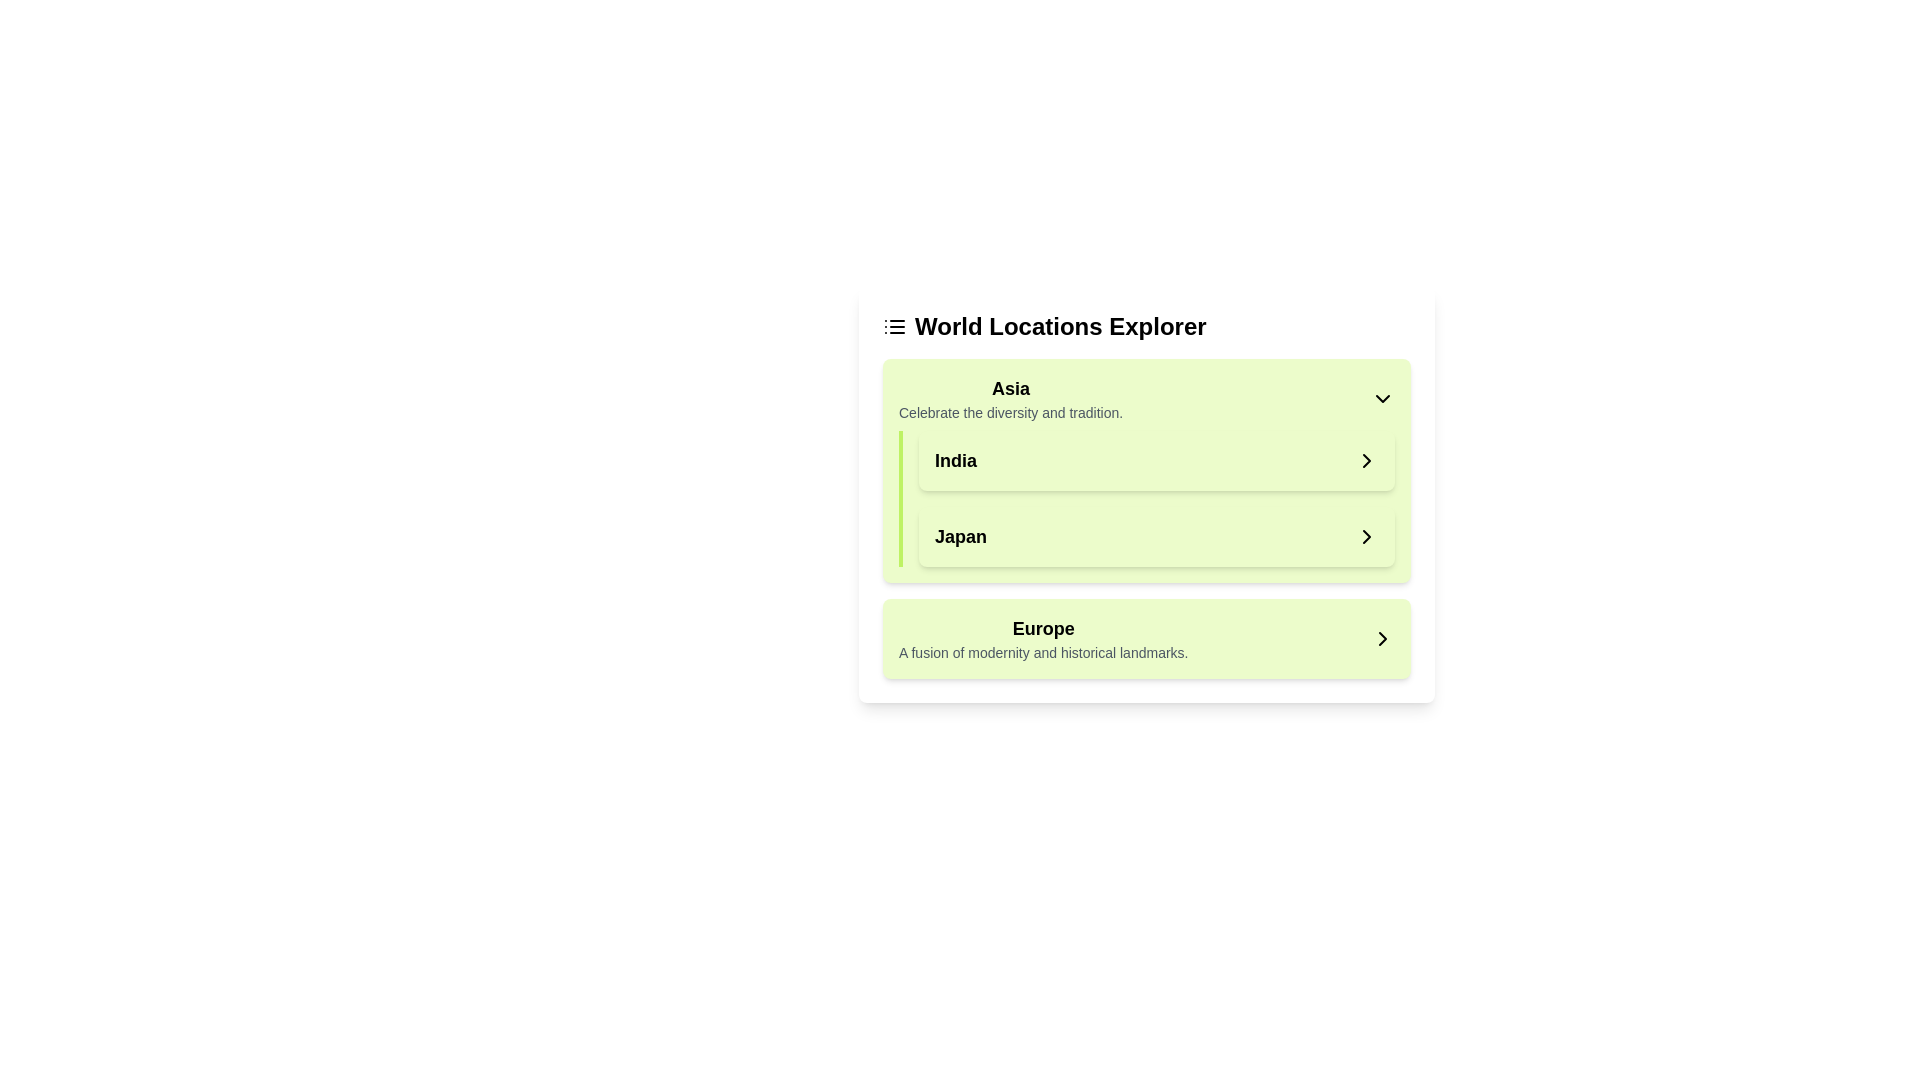  What do you see at coordinates (1042, 652) in the screenshot?
I see `the text element that reads 'A fusion of modernity and historical landmarks.' which is styled in a smaller gray font and located directly beneath the 'Europe' header` at bounding box center [1042, 652].